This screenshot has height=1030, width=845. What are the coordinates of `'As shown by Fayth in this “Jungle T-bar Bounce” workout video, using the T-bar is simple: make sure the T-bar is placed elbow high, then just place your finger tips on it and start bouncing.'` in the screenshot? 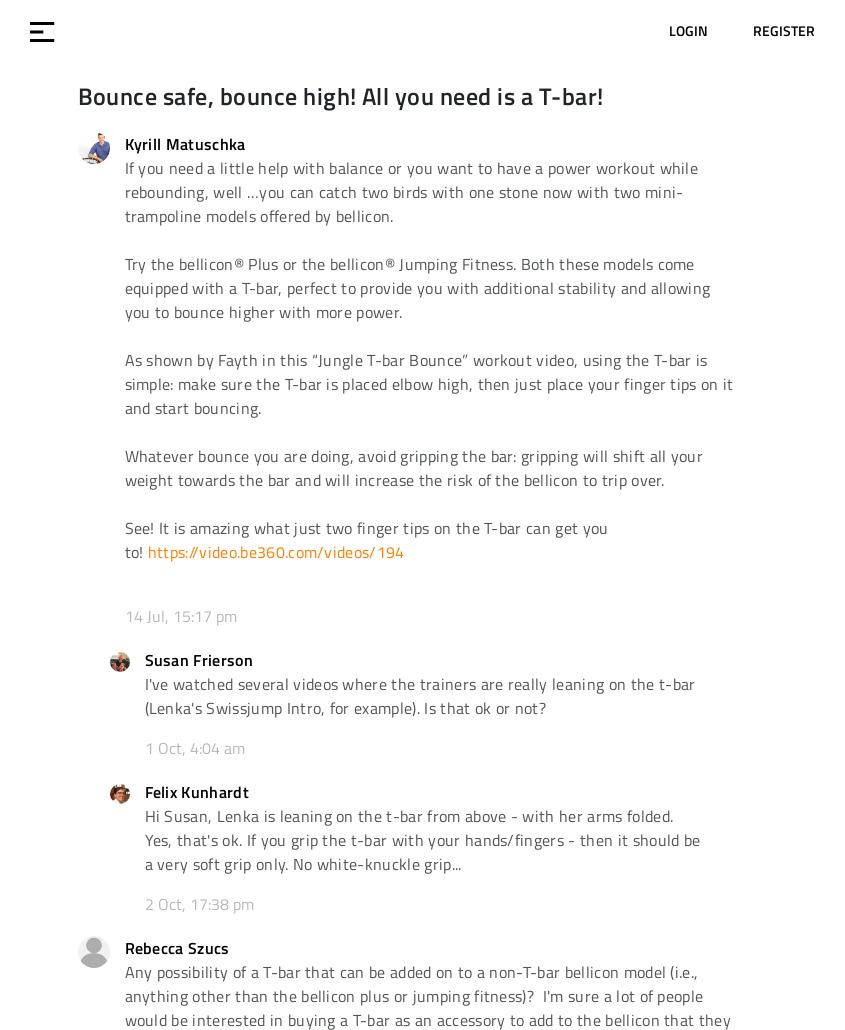 It's located at (428, 383).